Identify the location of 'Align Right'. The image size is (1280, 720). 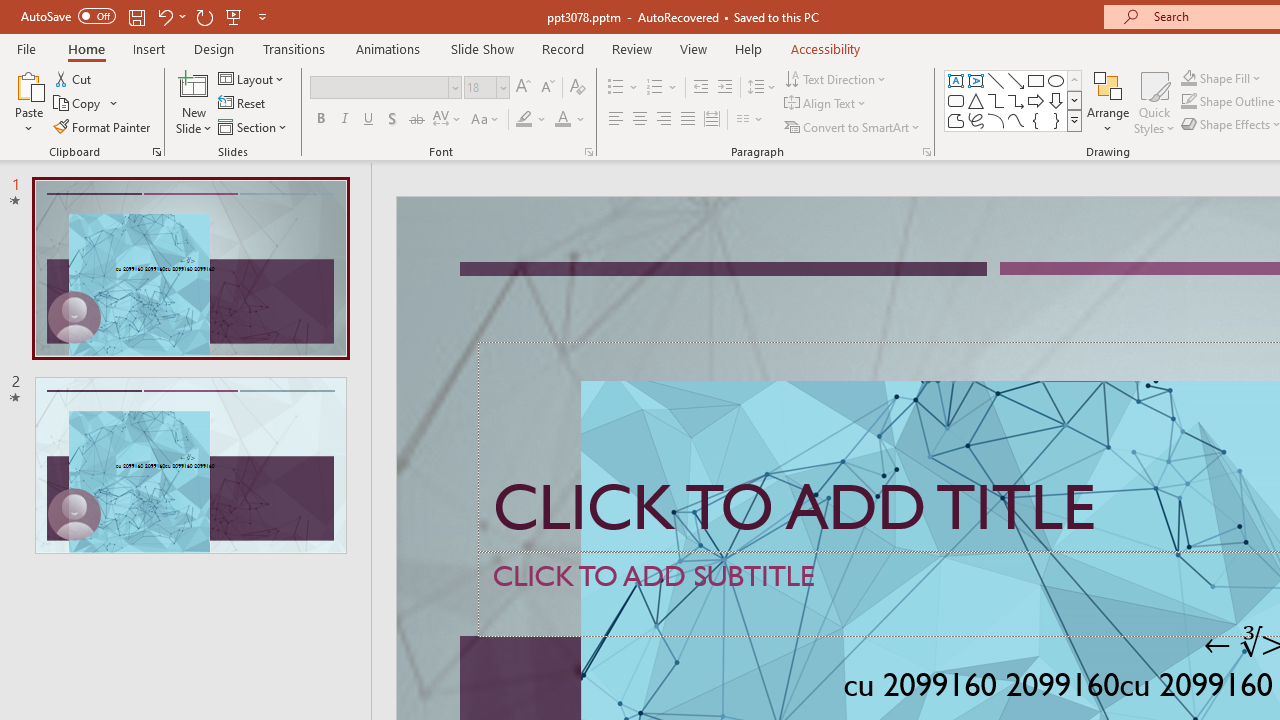
(663, 119).